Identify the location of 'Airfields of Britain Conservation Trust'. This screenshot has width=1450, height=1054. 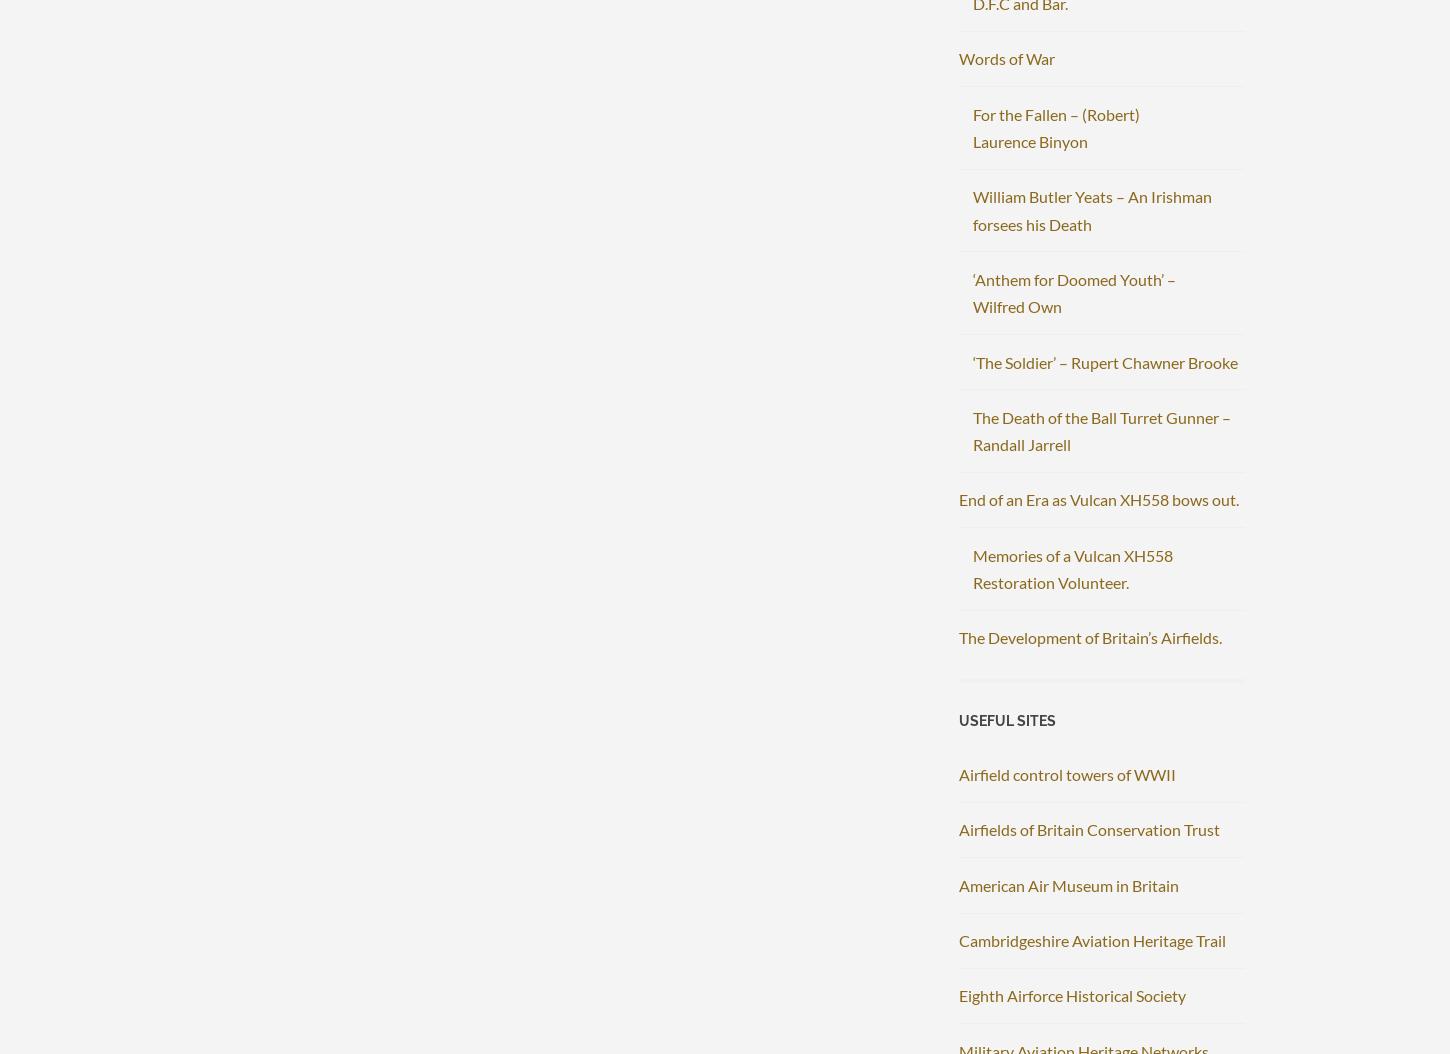
(1088, 828).